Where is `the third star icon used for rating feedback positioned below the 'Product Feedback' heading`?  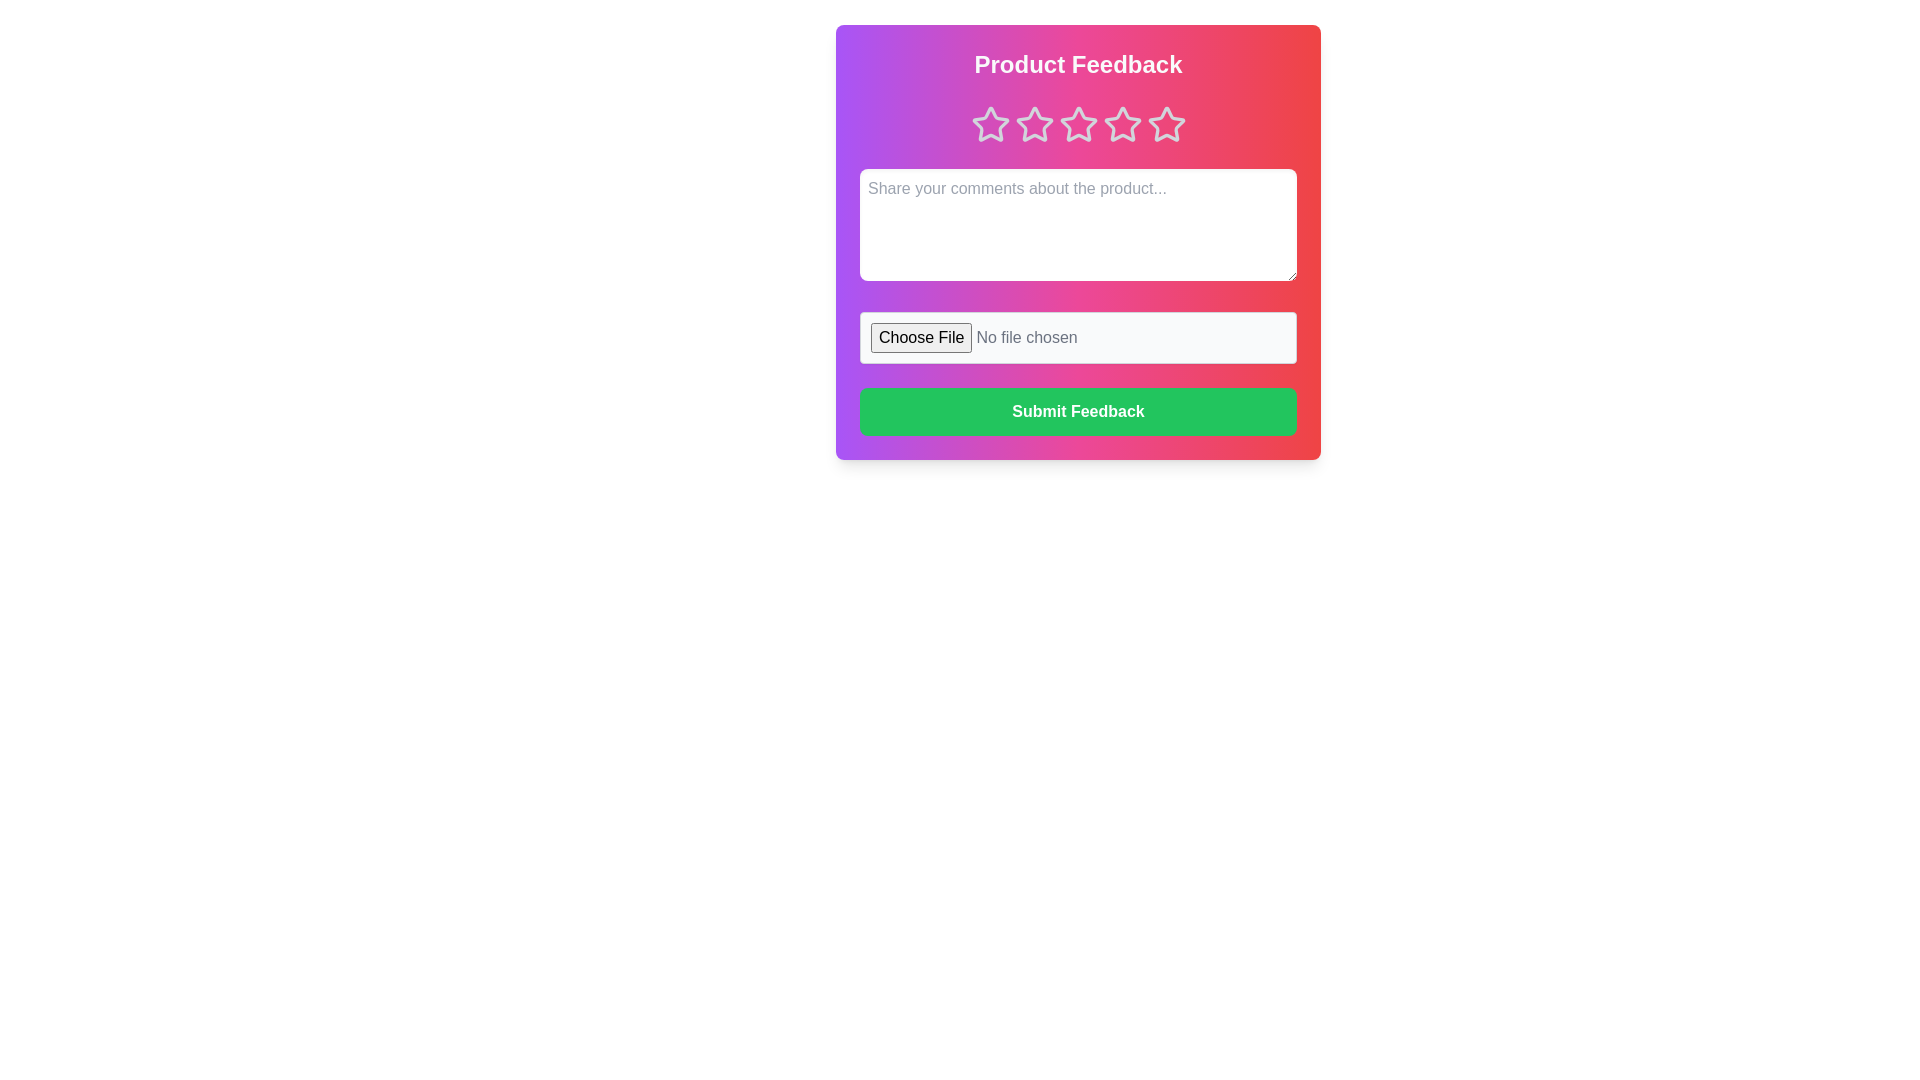
the third star icon used for rating feedback positioned below the 'Product Feedback' heading is located at coordinates (1077, 124).